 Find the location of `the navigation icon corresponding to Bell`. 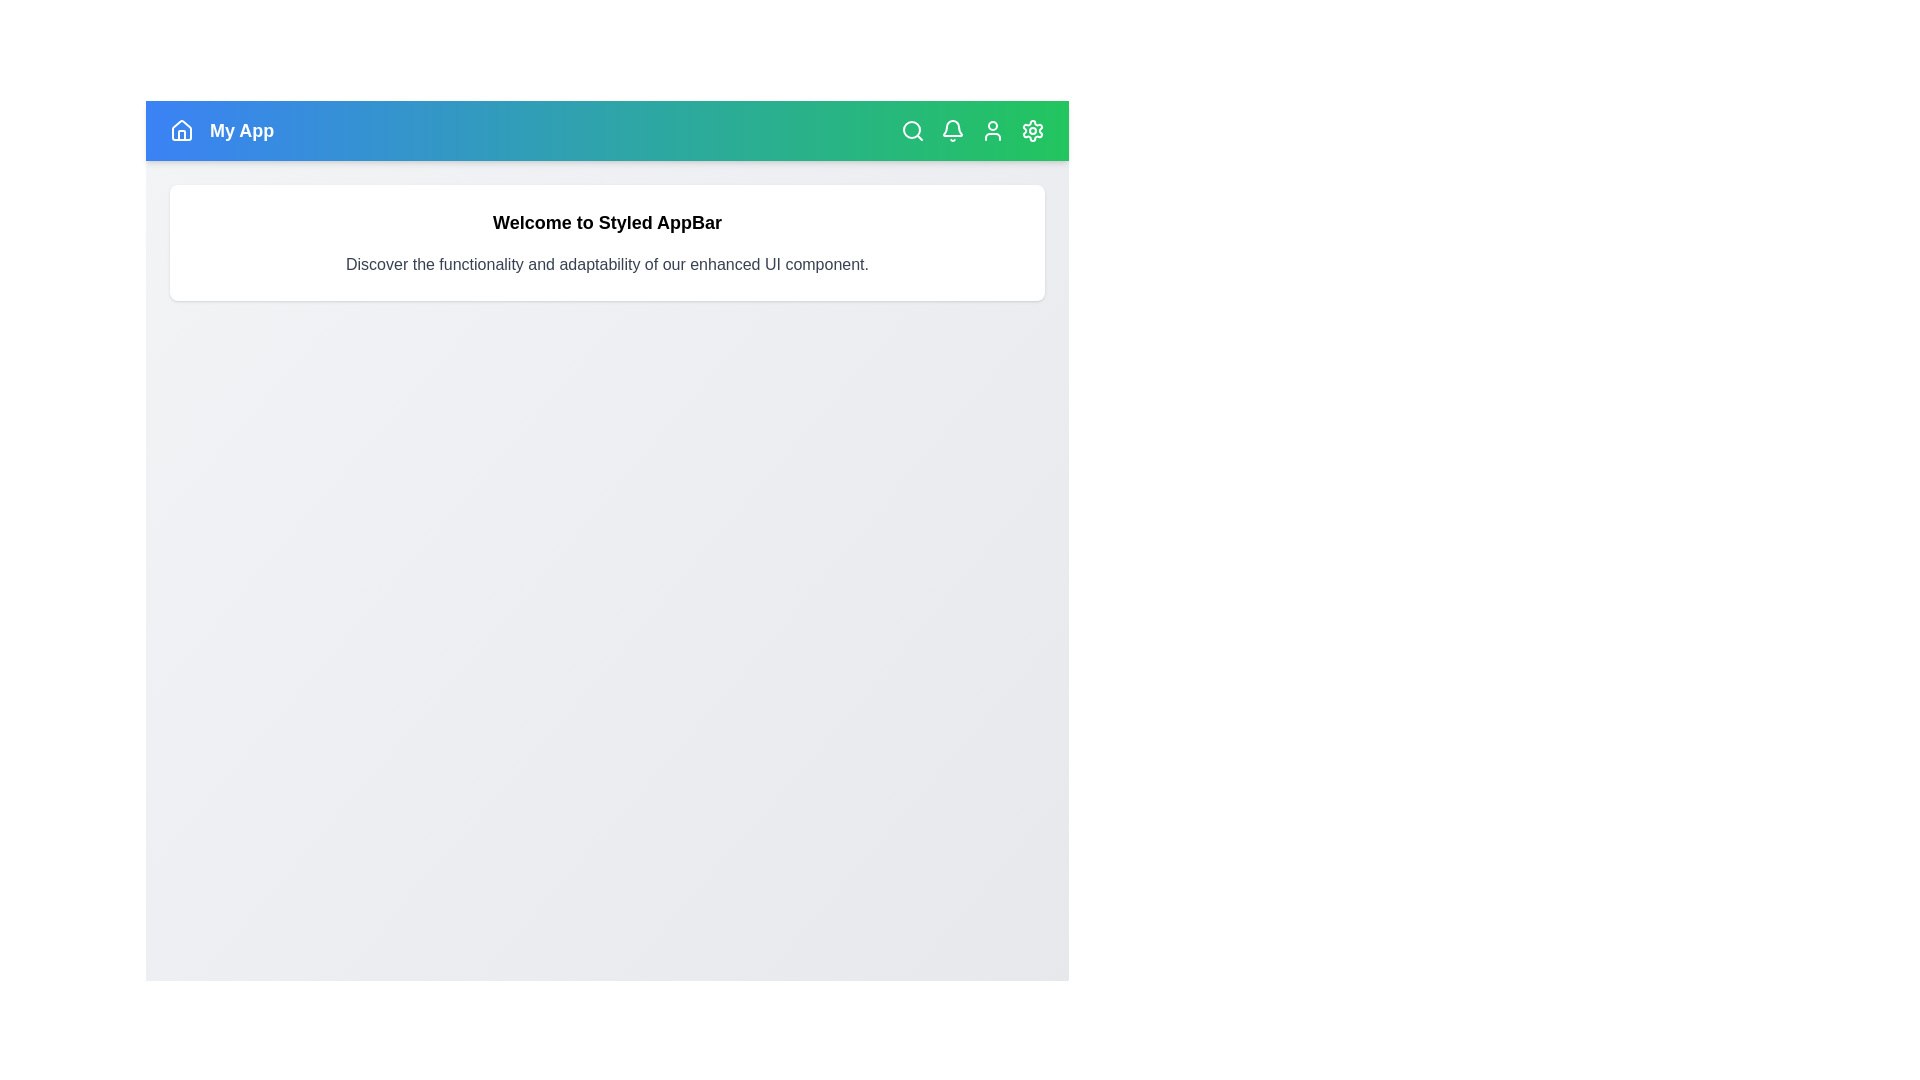

the navigation icon corresponding to Bell is located at coordinates (952, 131).